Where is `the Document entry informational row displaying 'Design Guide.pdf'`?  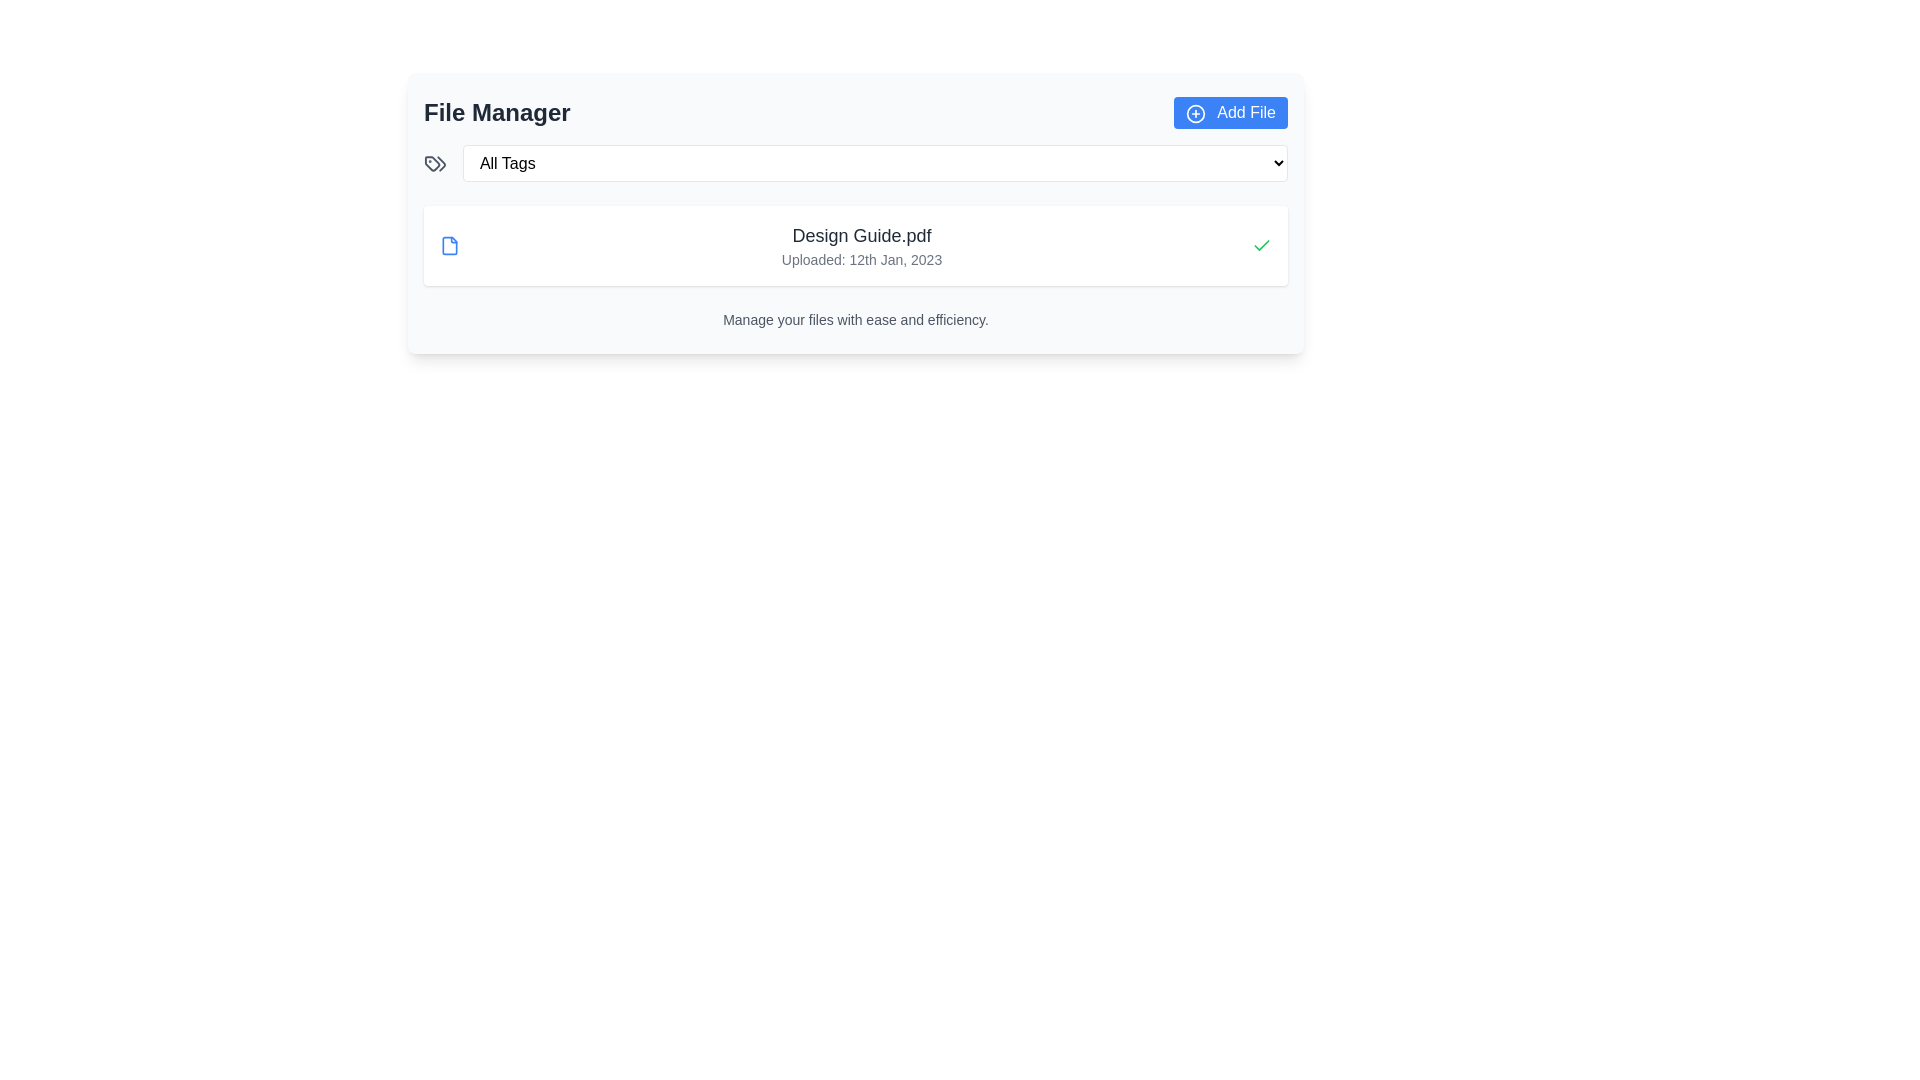 the Document entry informational row displaying 'Design Guide.pdf' is located at coordinates (855, 245).